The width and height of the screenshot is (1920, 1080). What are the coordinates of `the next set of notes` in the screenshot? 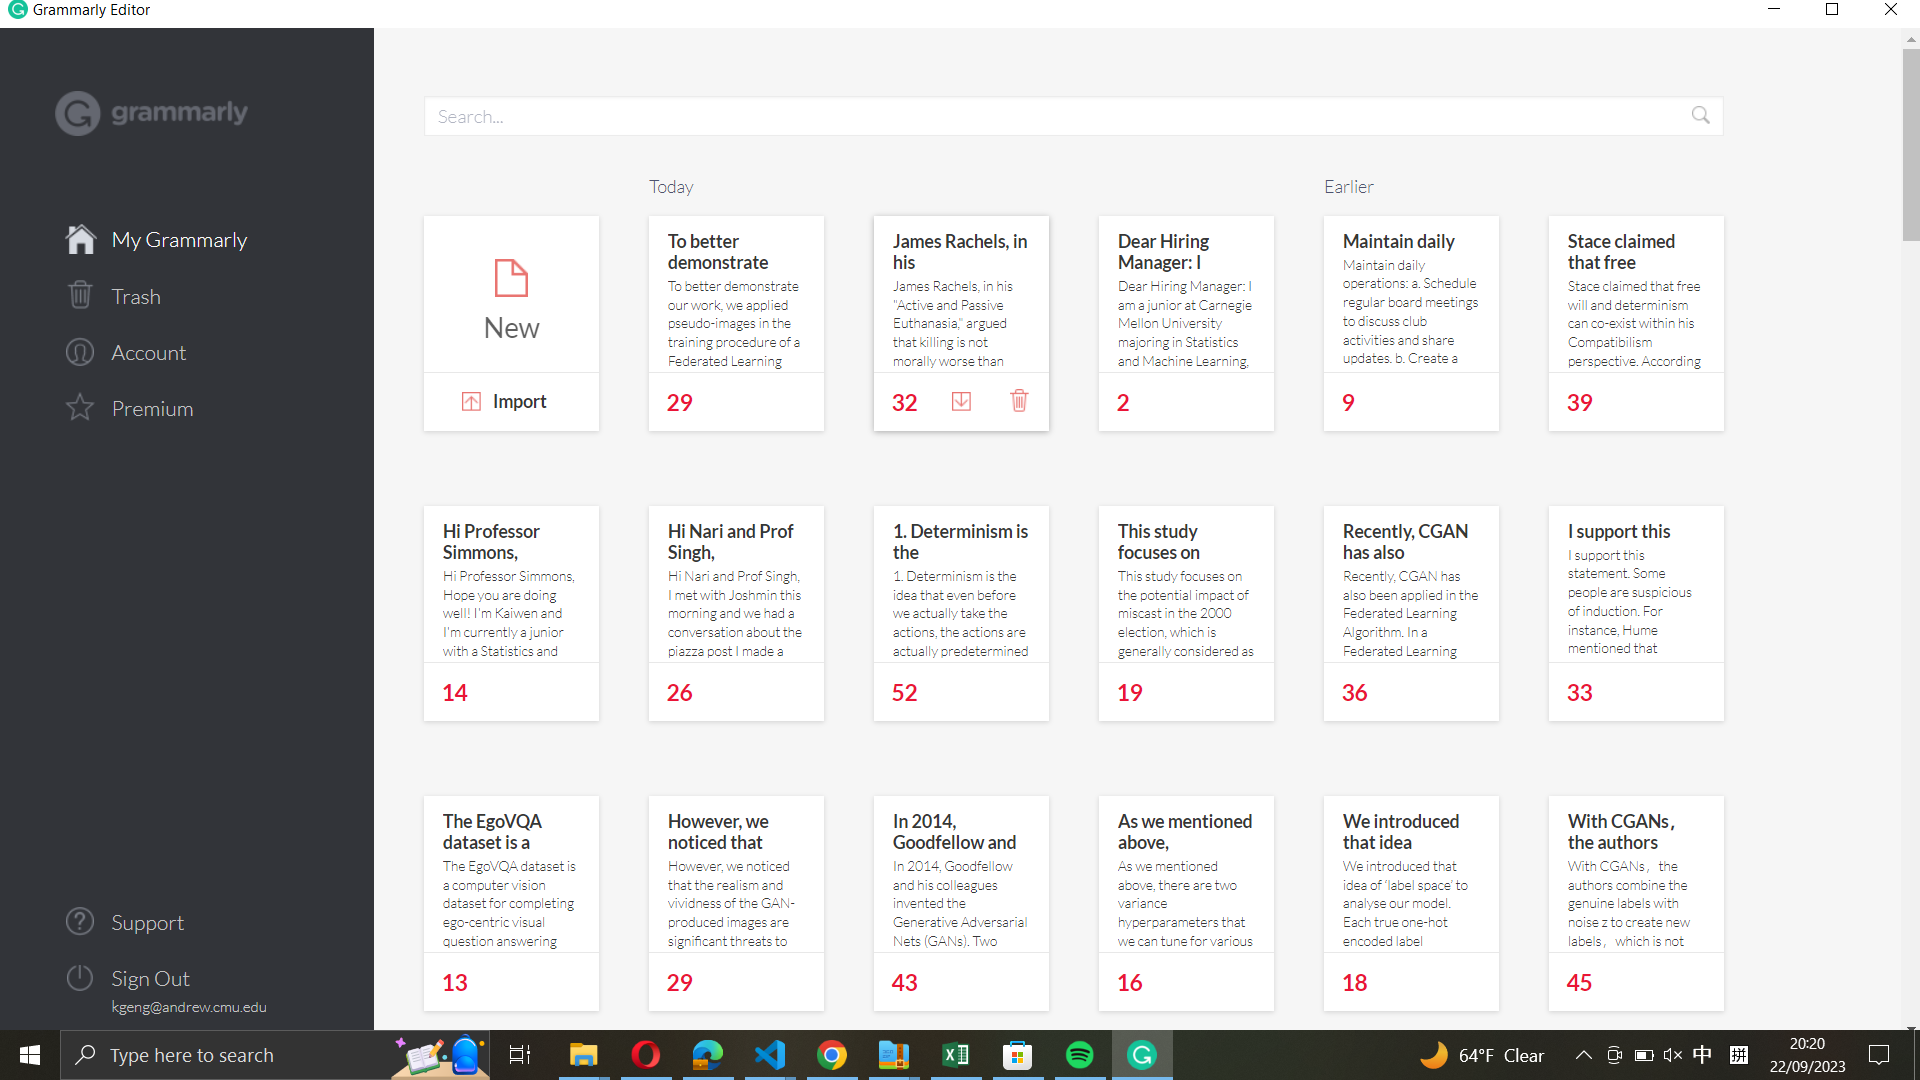 It's located at (1135, 588).